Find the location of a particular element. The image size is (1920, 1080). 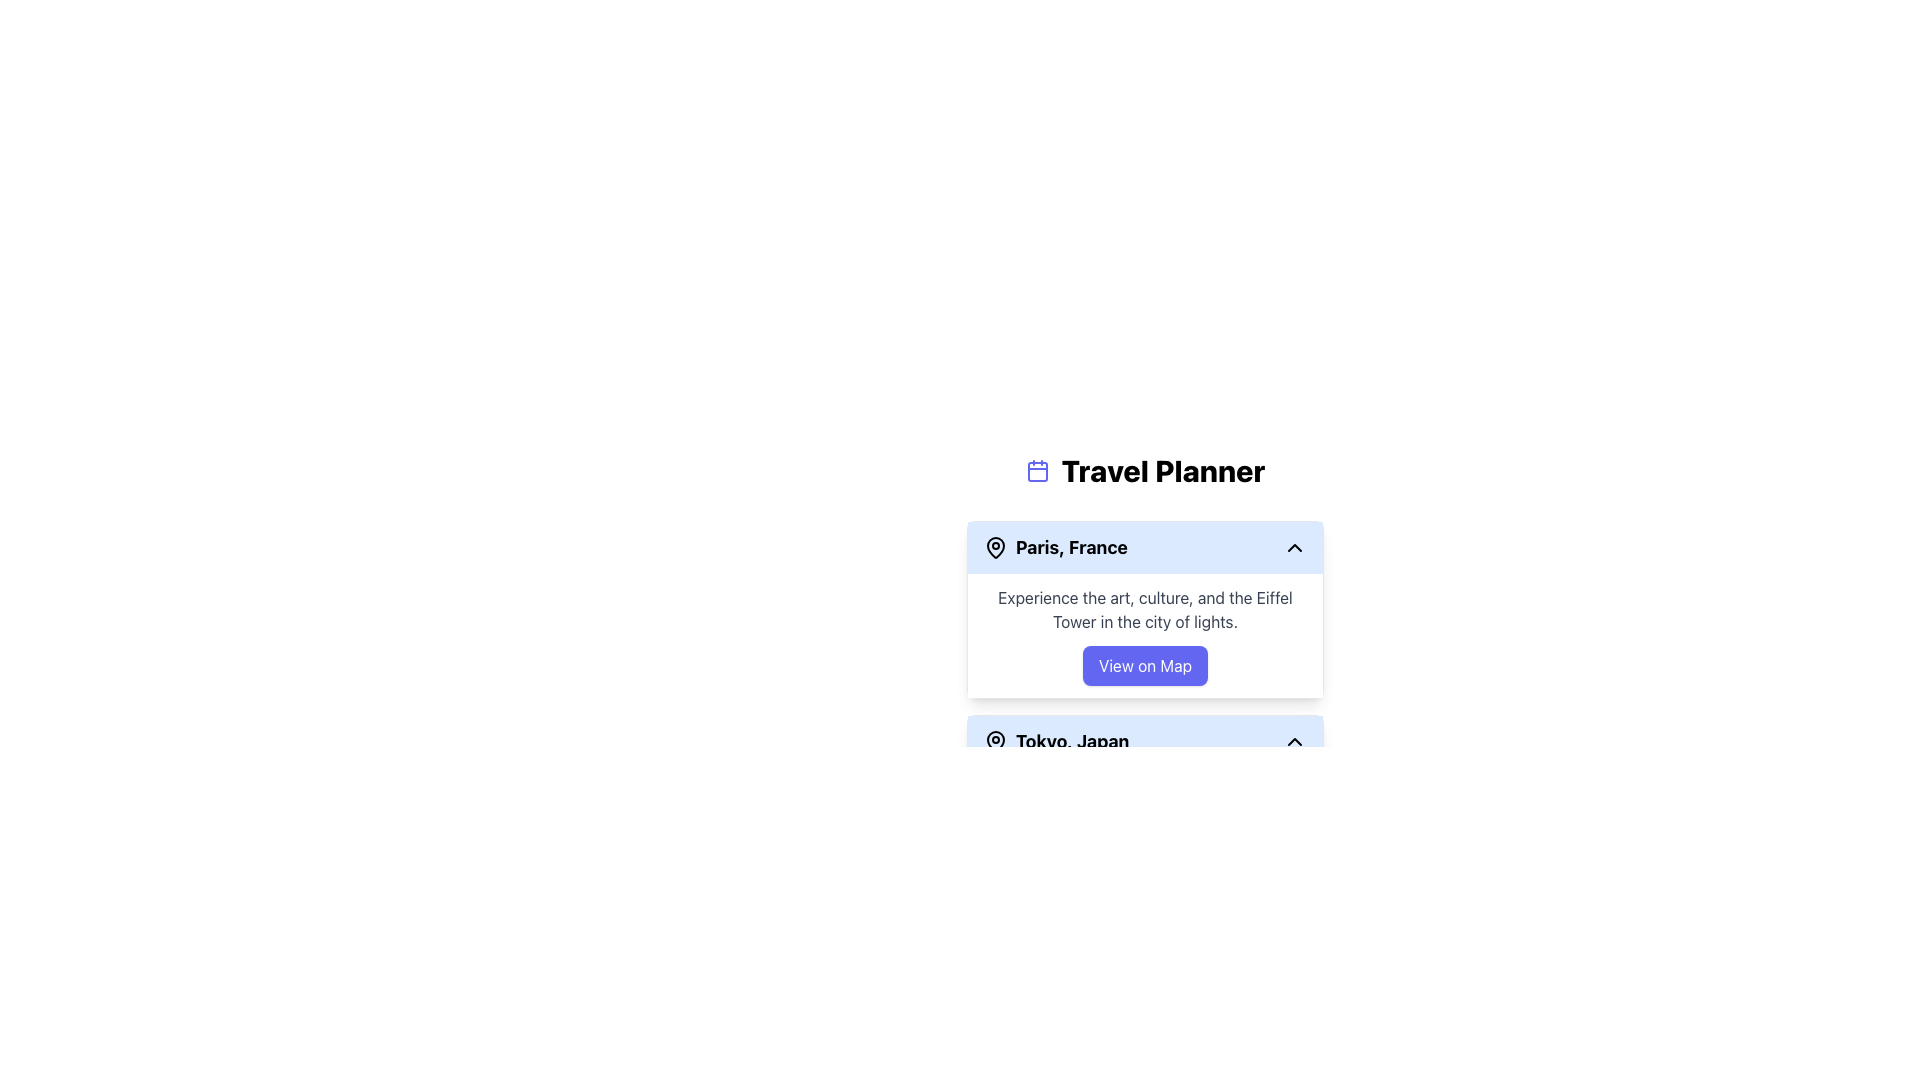

the geographic location icon that is positioned to the left of the text 'Paris, France' is located at coordinates (996, 547).